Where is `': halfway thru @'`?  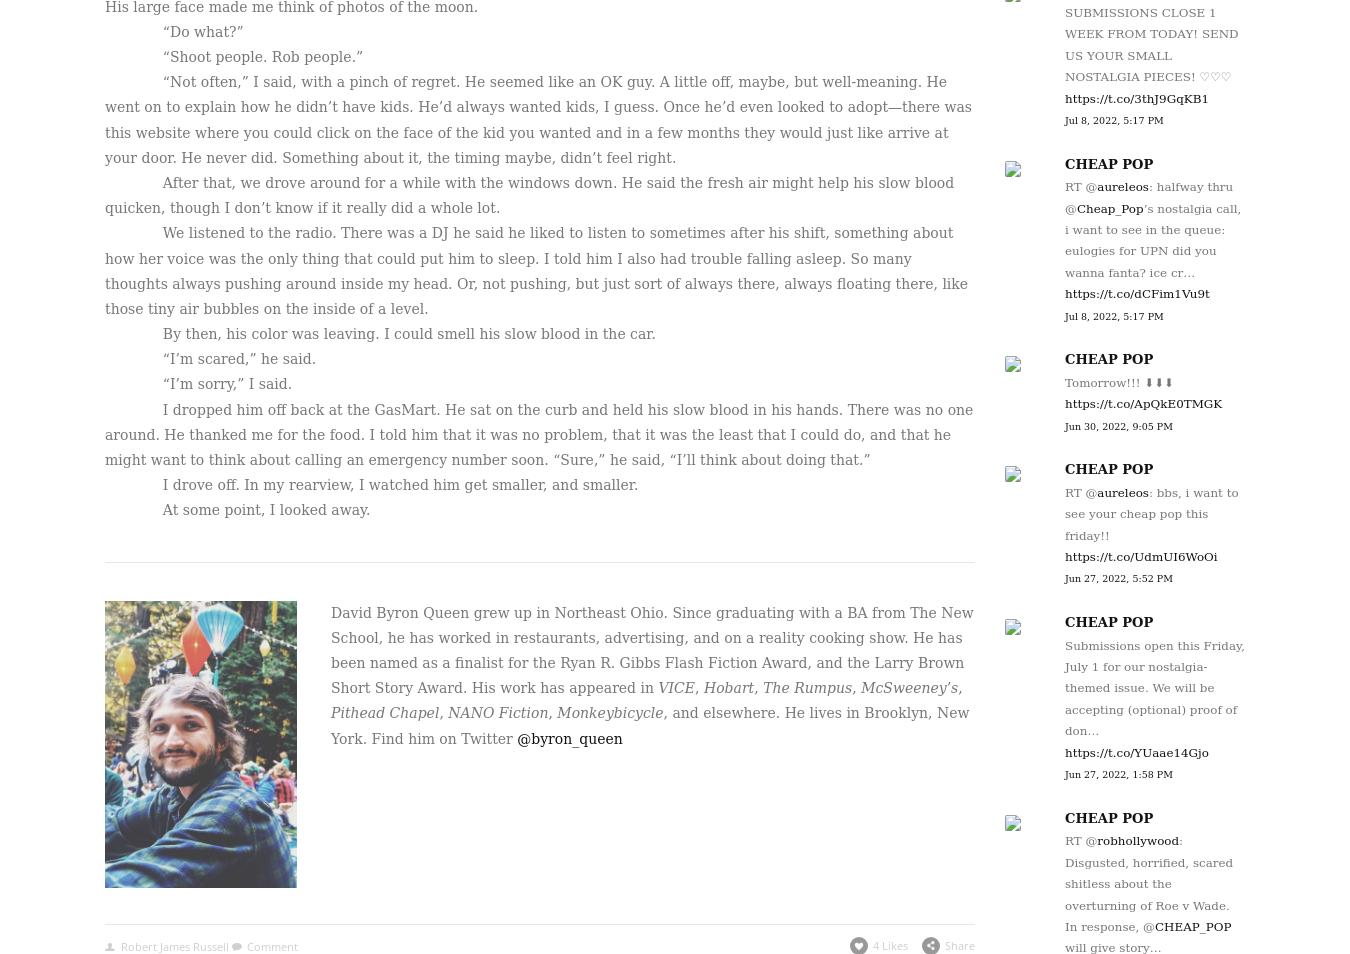 ': halfway thru @' is located at coordinates (1147, 196).